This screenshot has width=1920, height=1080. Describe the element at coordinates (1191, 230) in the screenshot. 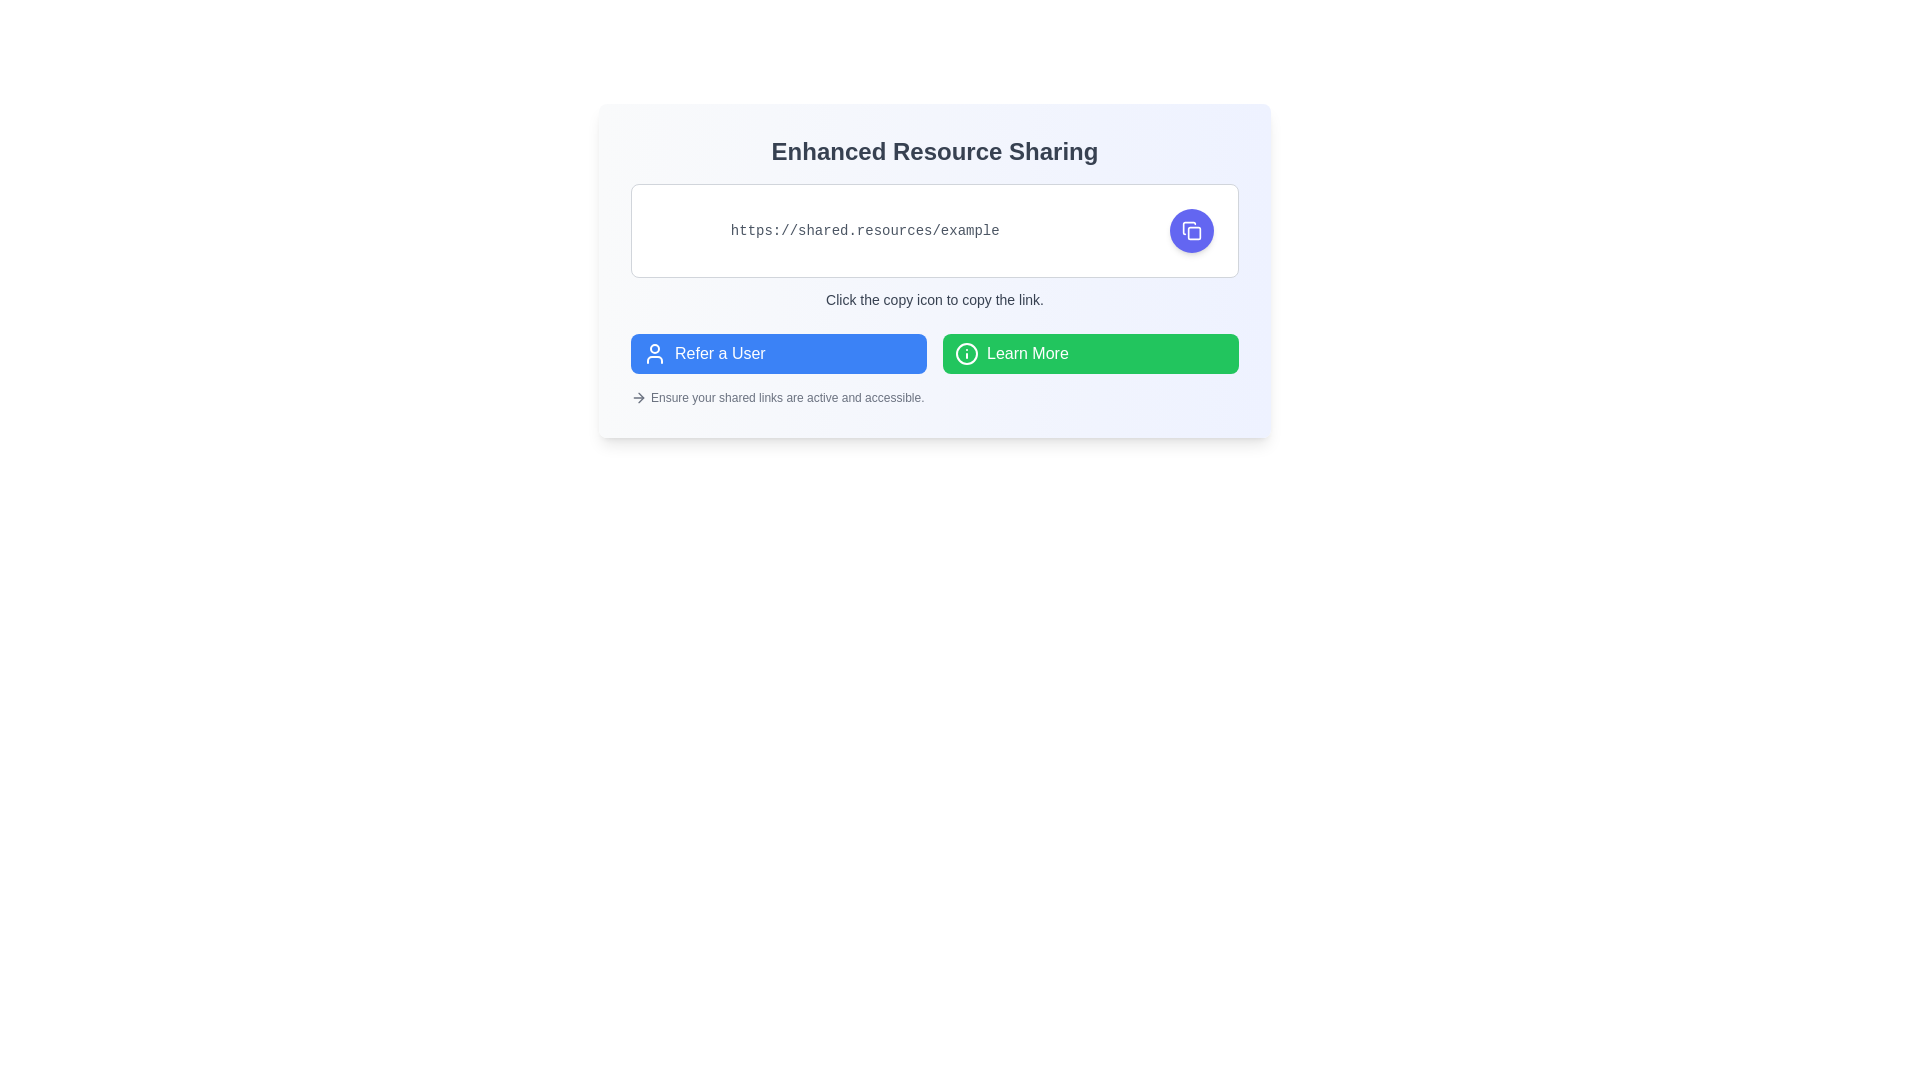

I see `the icon-based button located at the rightmost side of the link entry field to copy the displayed link to the clipboard` at that location.